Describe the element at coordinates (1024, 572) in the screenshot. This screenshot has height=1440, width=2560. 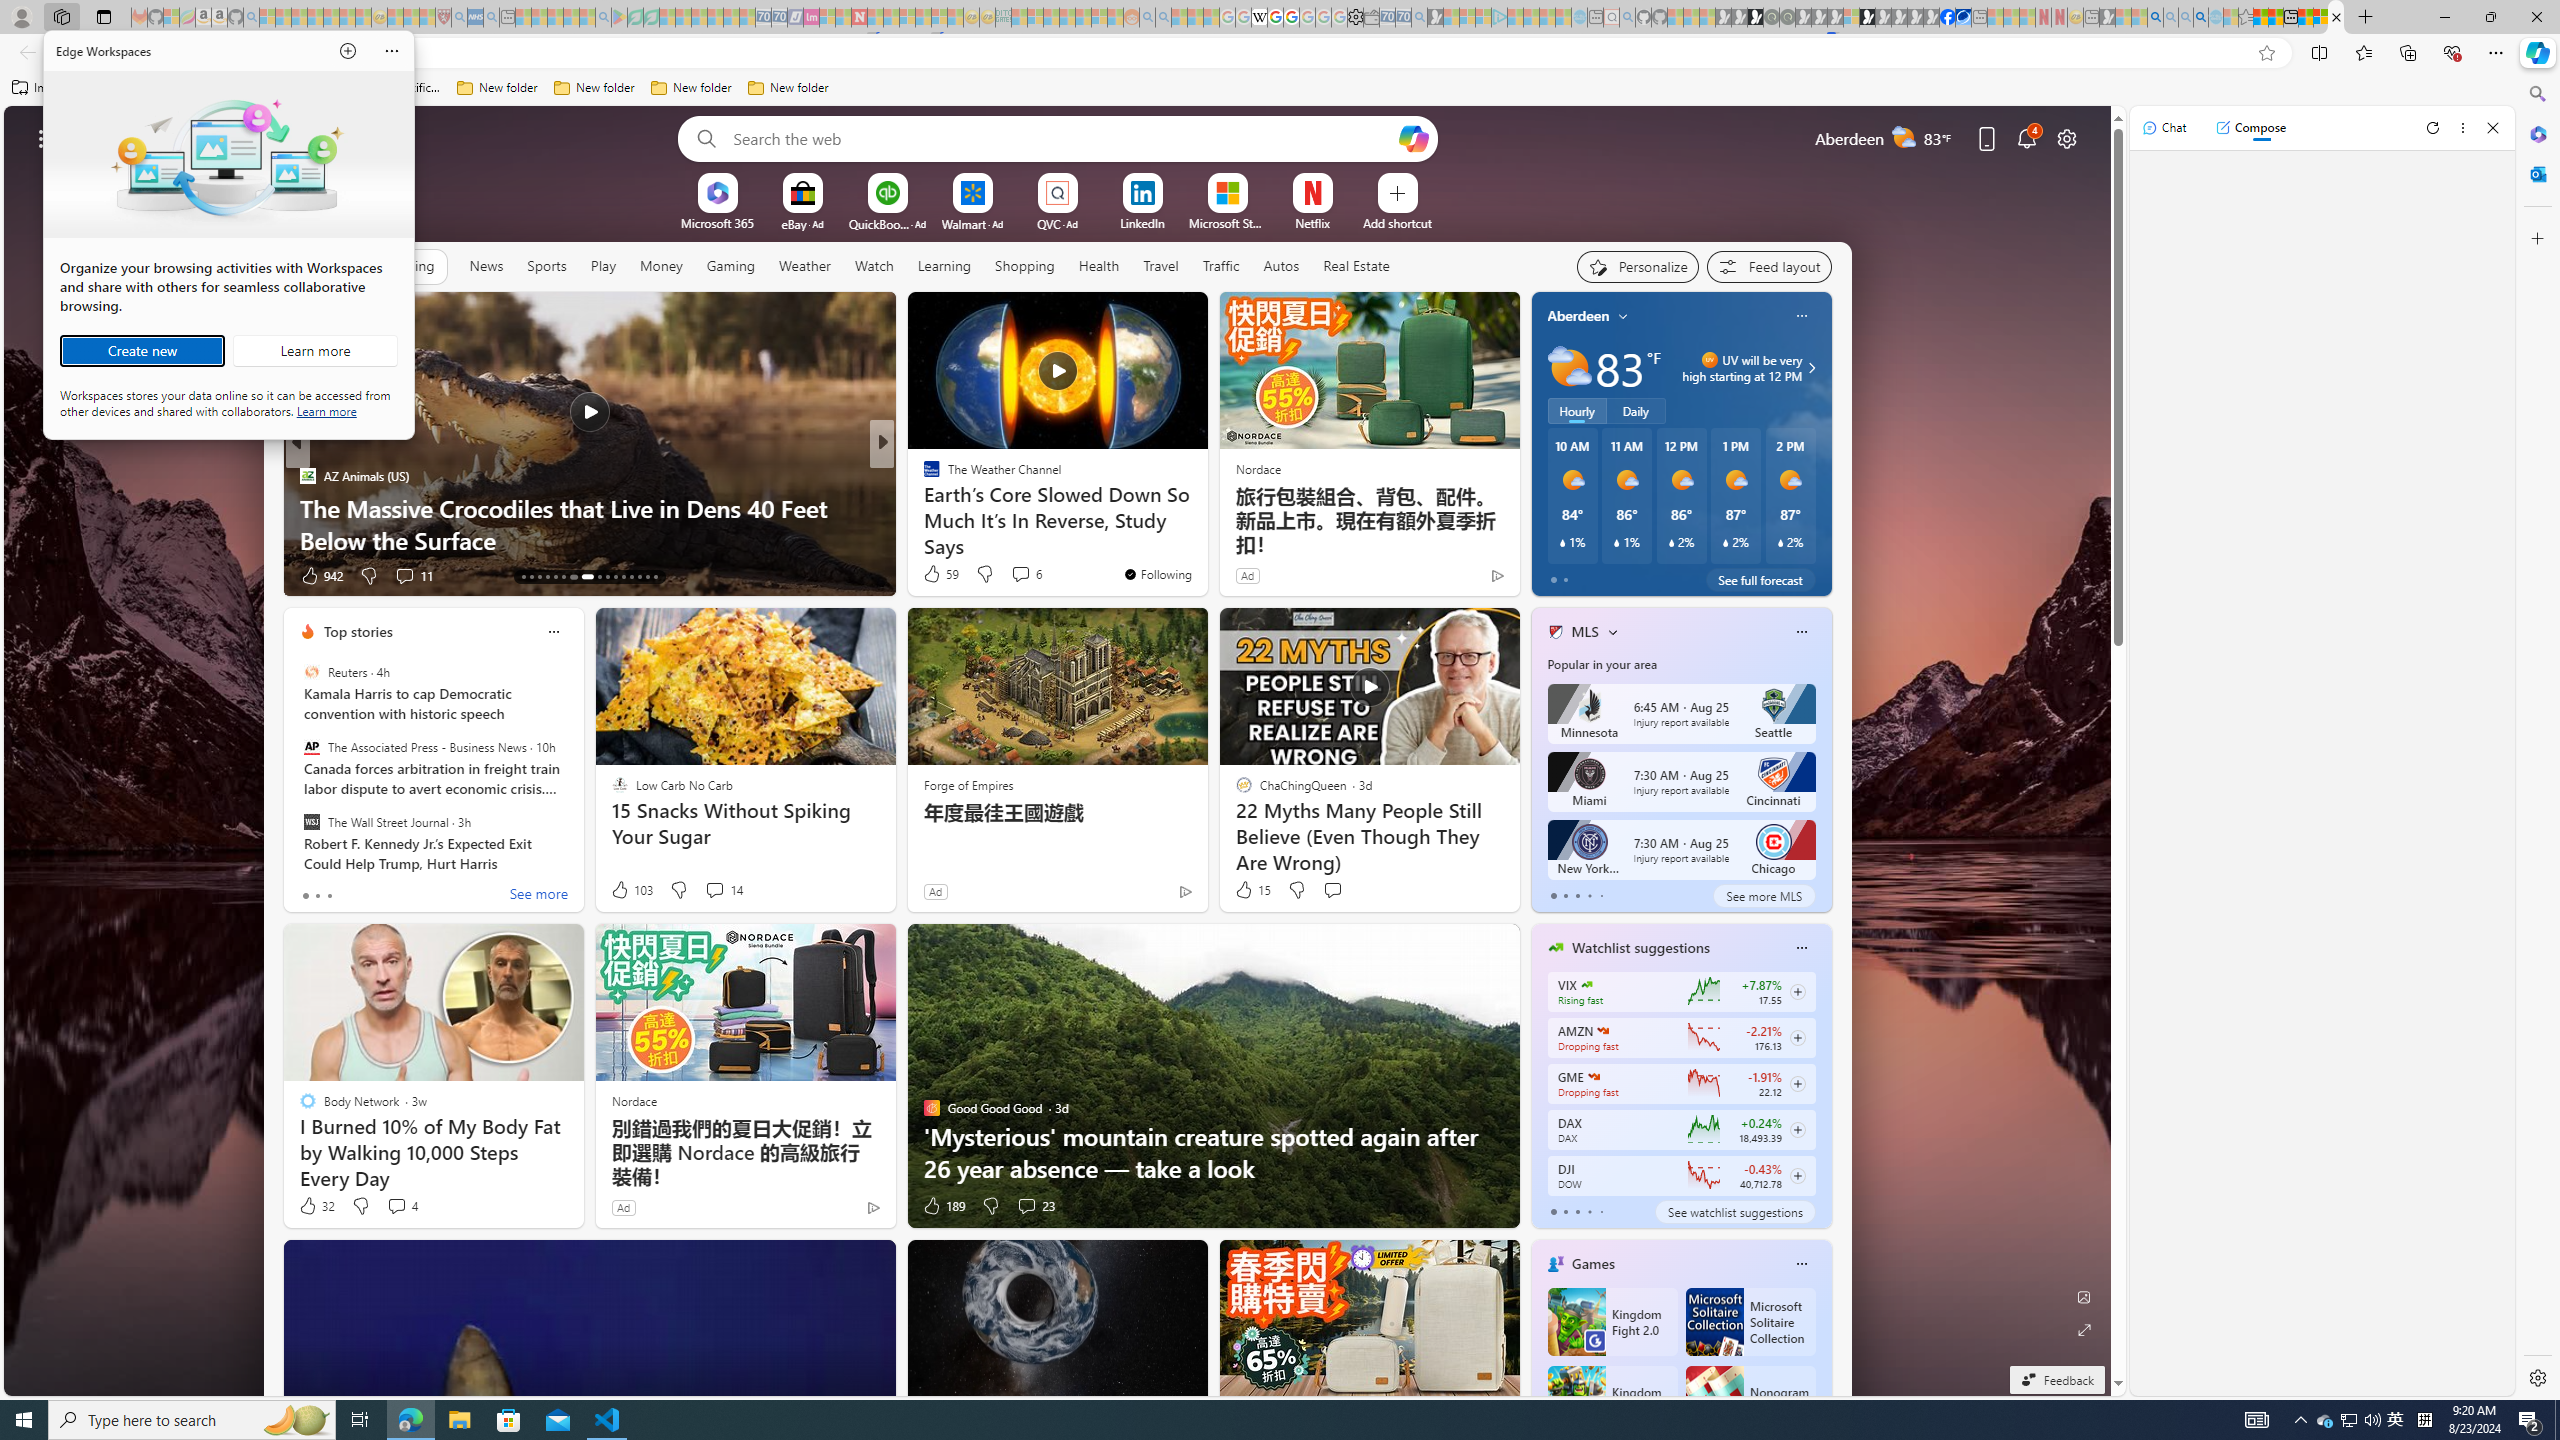
I see `'View comments 6 Comment'` at that location.